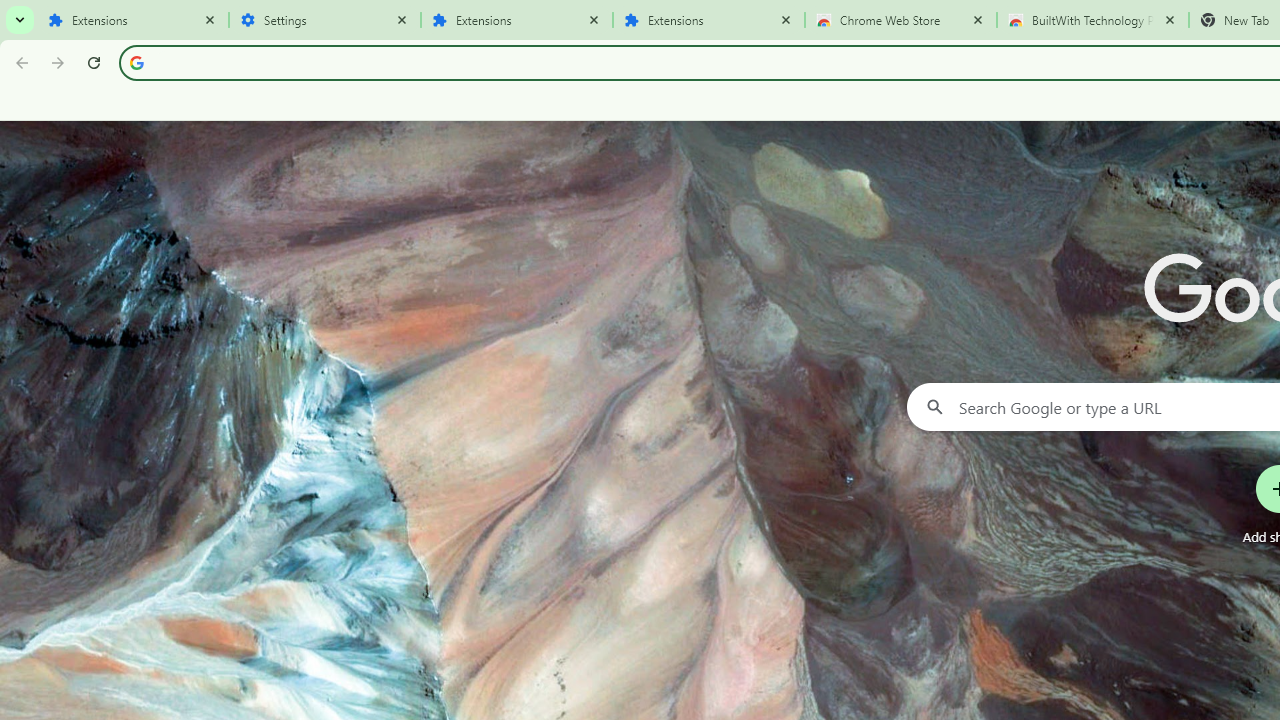 The width and height of the screenshot is (1280, 720). What do you see at coordinates (900, 20) in the screenshot?
I see `'Chrome Web Store'` at bounding box center [900, 20].